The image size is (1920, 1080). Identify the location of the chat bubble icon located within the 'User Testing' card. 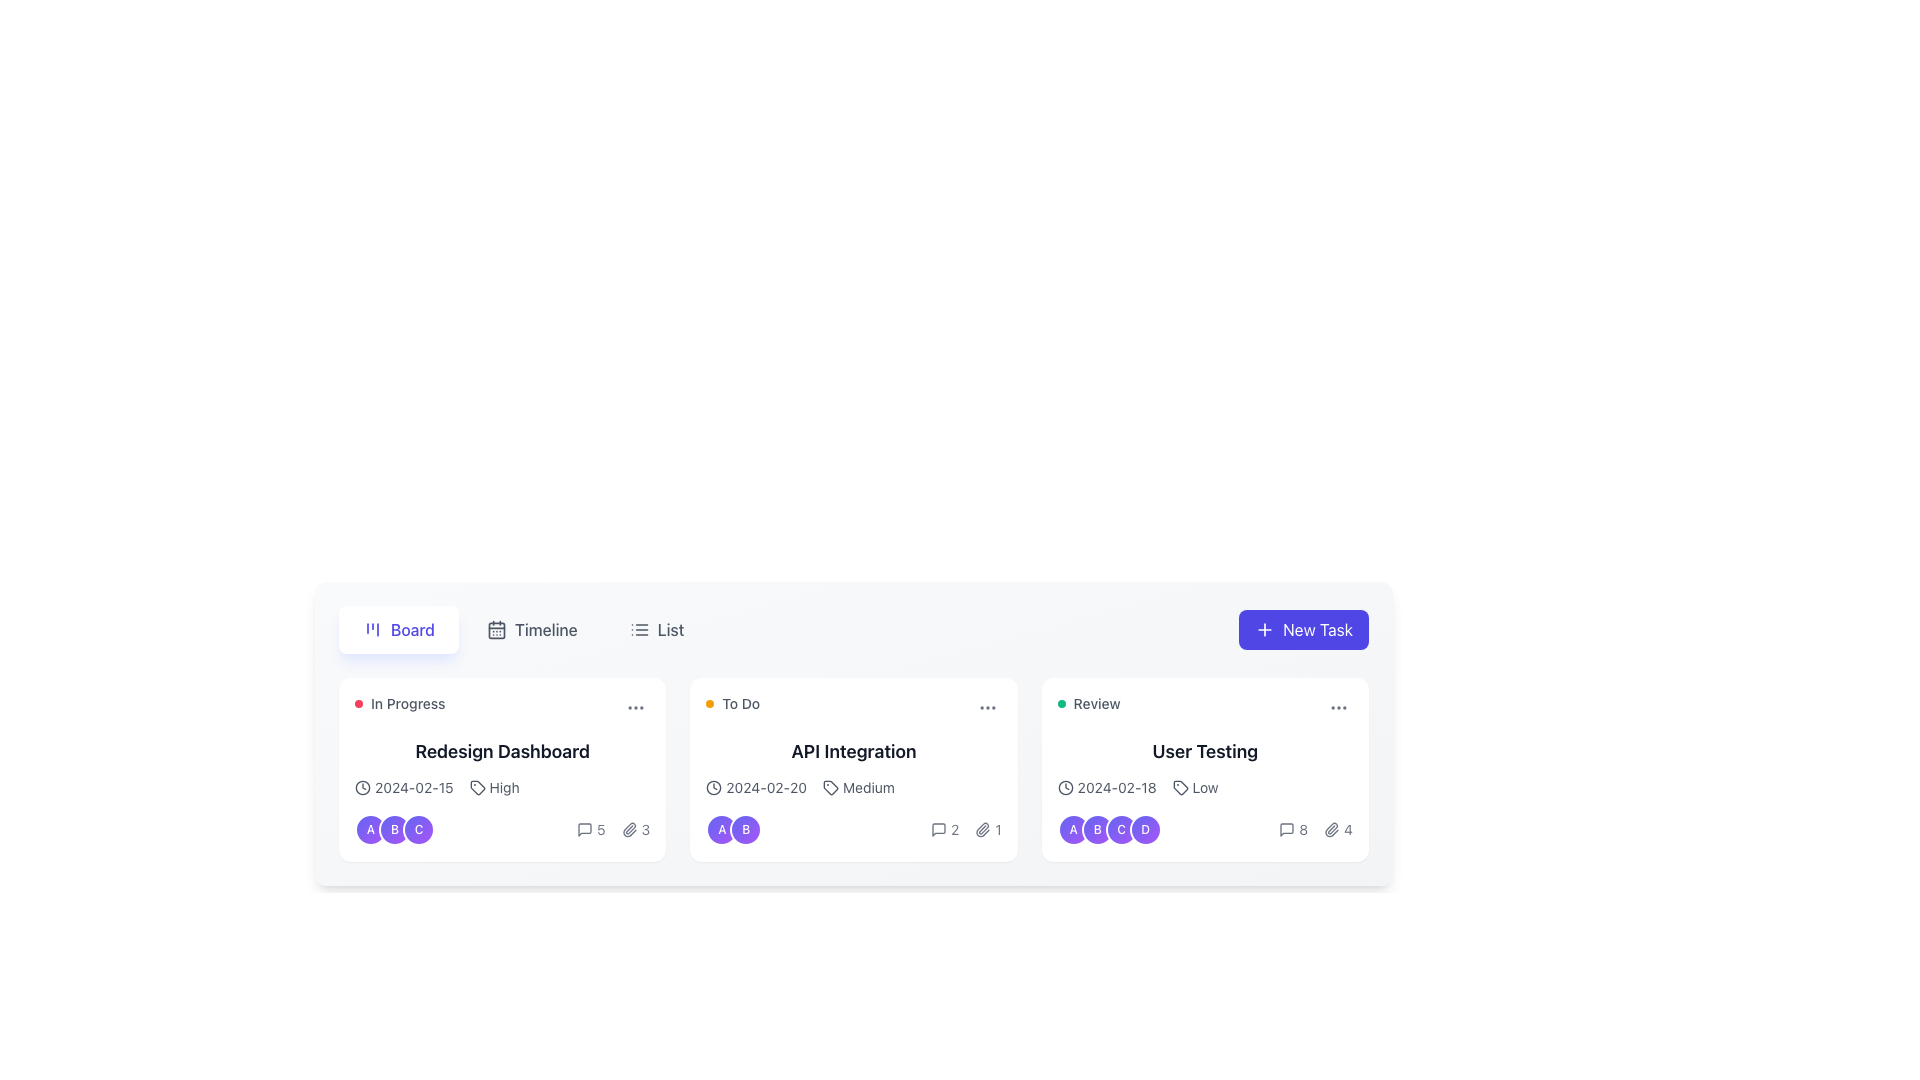
(1287, 829).